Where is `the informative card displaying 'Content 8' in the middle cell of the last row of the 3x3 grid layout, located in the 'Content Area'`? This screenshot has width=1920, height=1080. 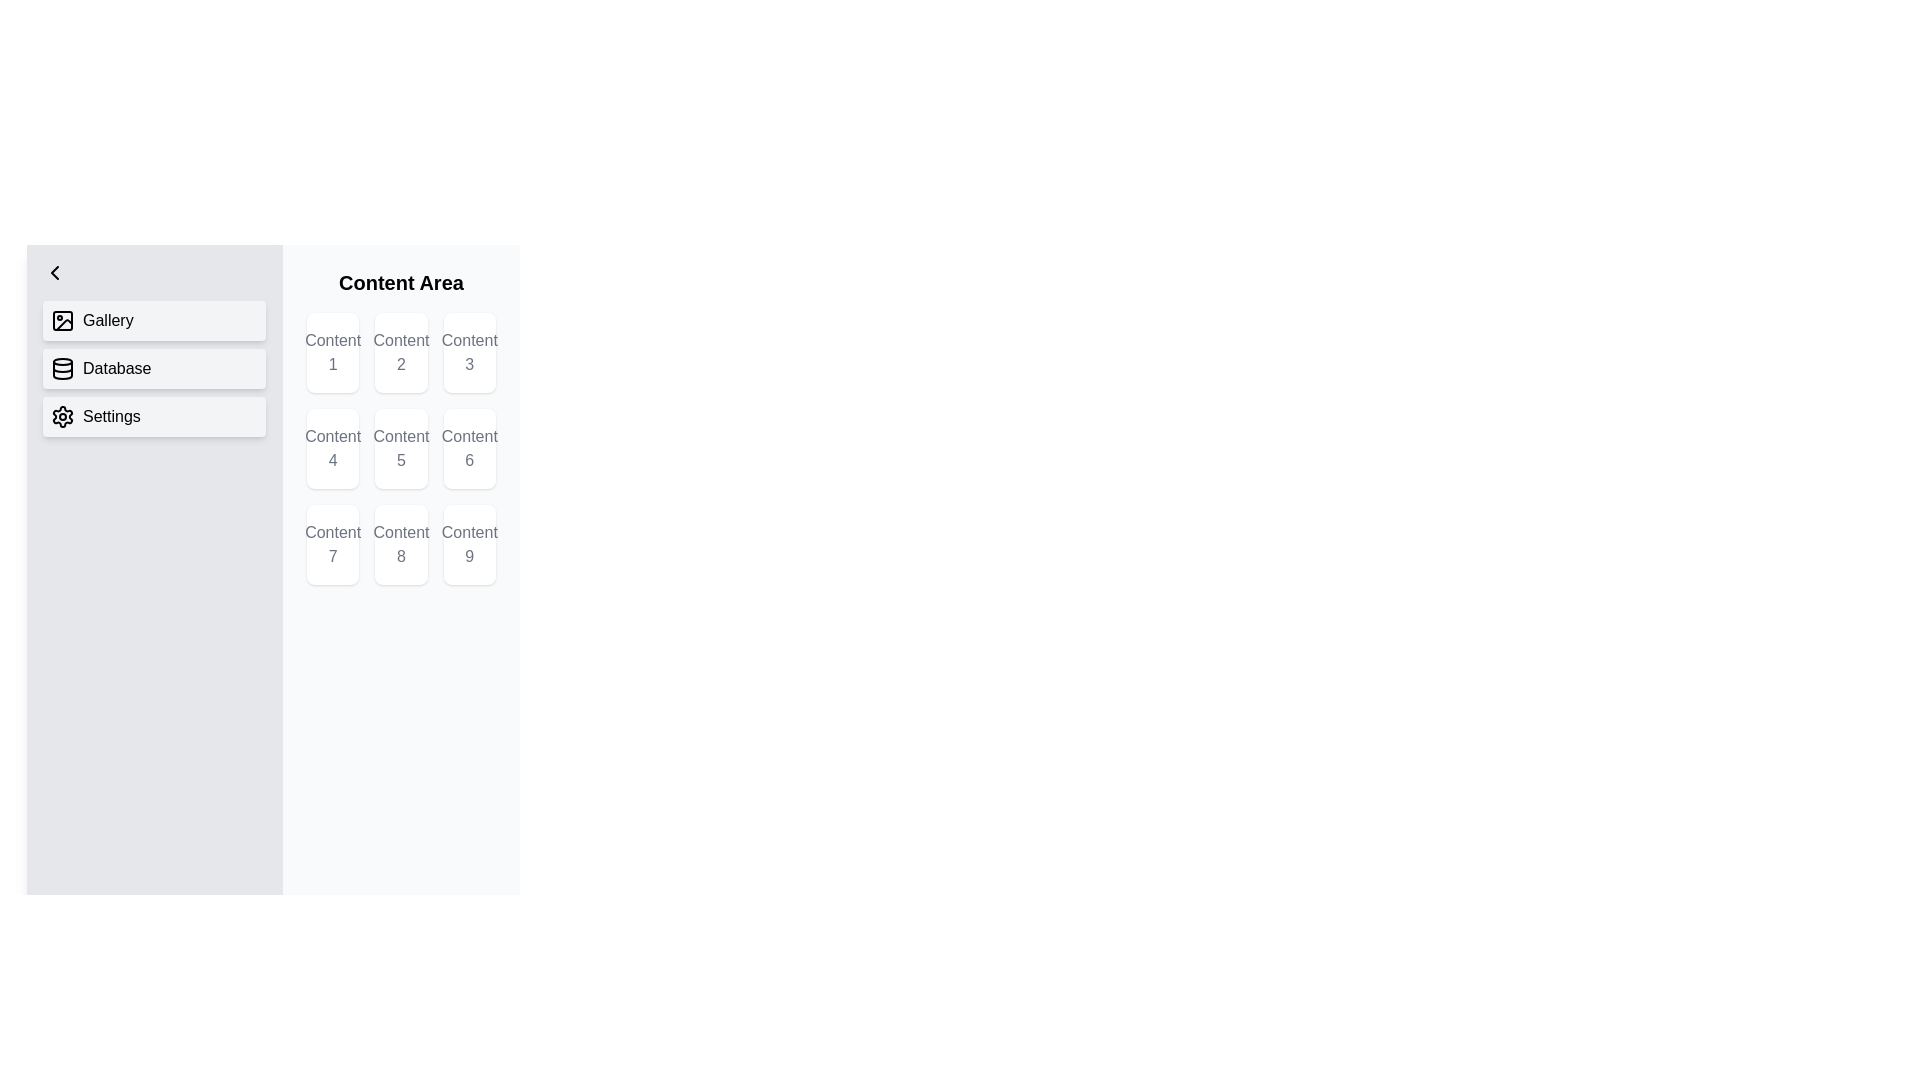 the informative card displaying 'Content 8' in the middle cell of the last row of the 3x3 grid layout, located in the 'Content Area' is located at coordinates (400, 544).